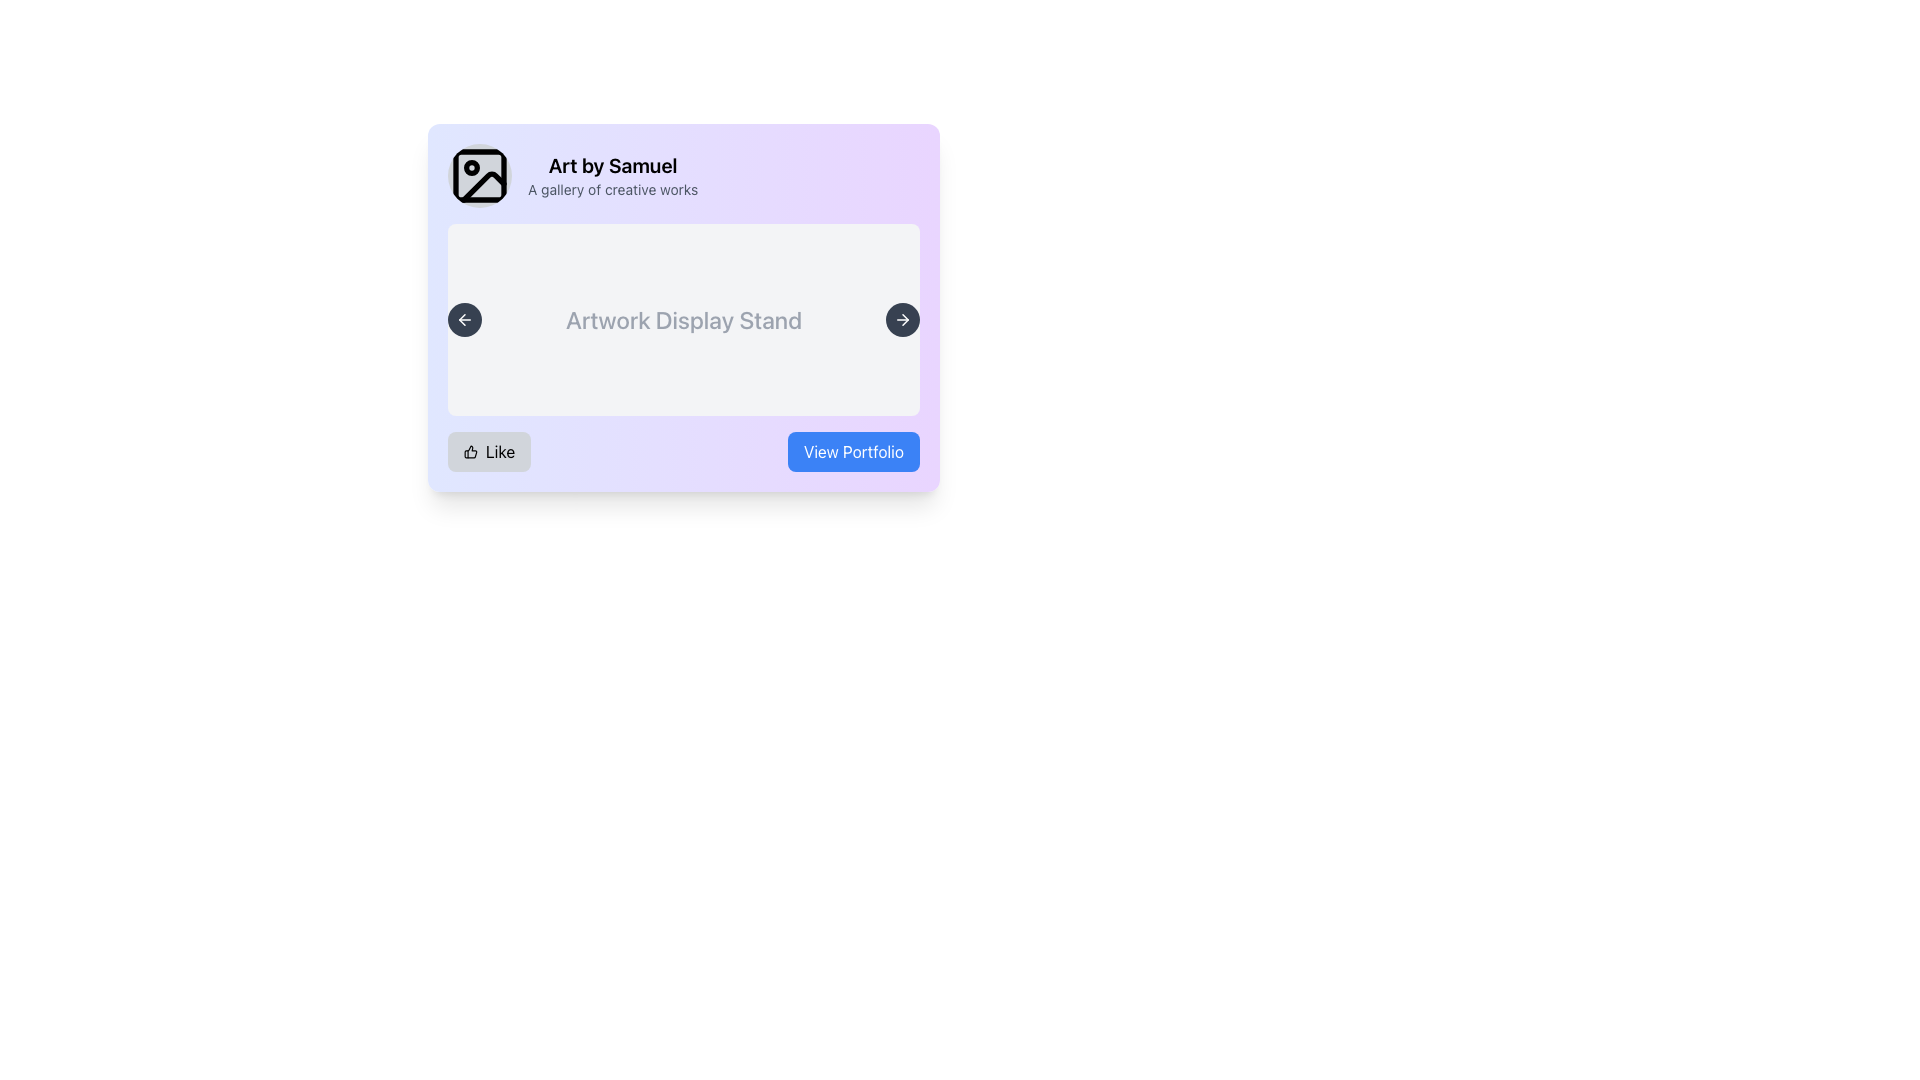 The height and width of the screenshot is (1080, 1920). What do you see at coordinates (904, 319) in the screenshot?
I see `the right-pointing arrow SVG icon located at the middle-right section of the interface` at bounding box center [904, 319].